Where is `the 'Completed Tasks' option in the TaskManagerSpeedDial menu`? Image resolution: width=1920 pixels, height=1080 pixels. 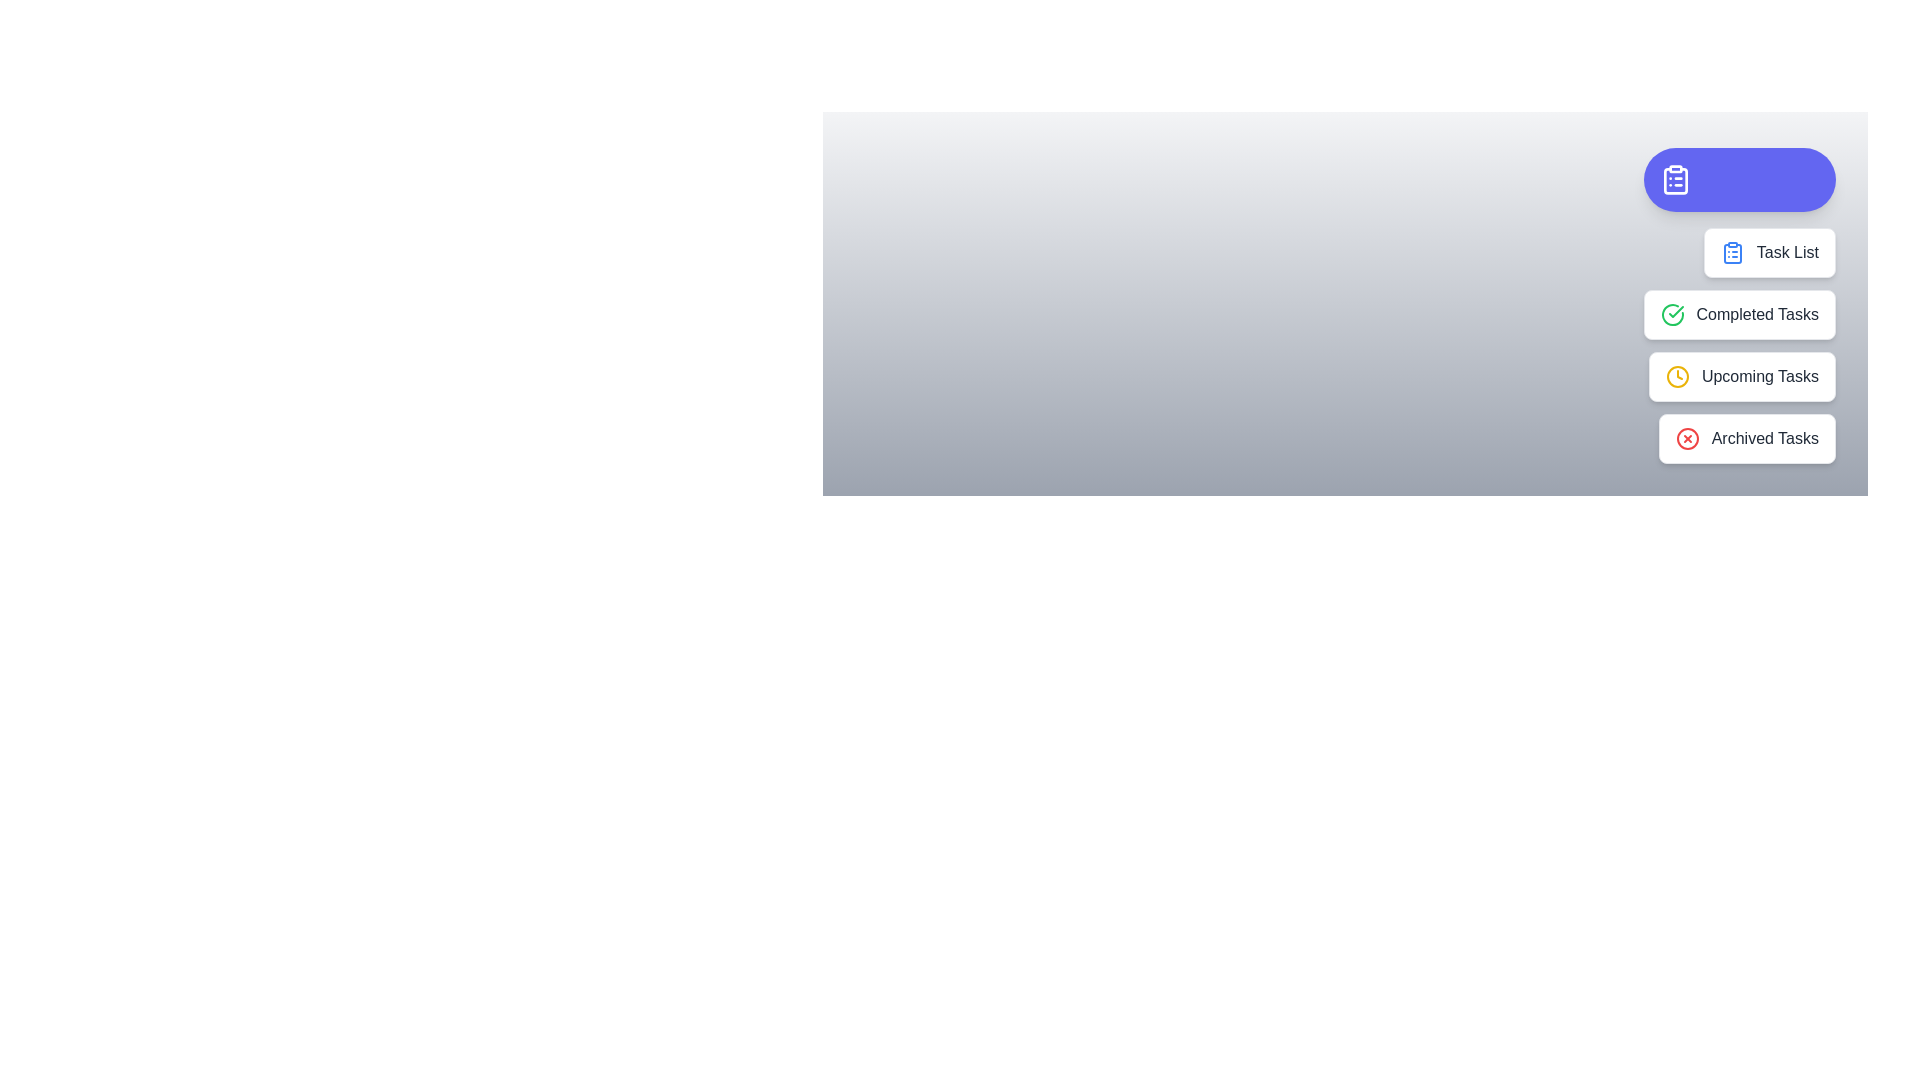 the 'Completed Tasks' option in the TaskManagerSpeedDial menu is located at coordinates (1737, 315).